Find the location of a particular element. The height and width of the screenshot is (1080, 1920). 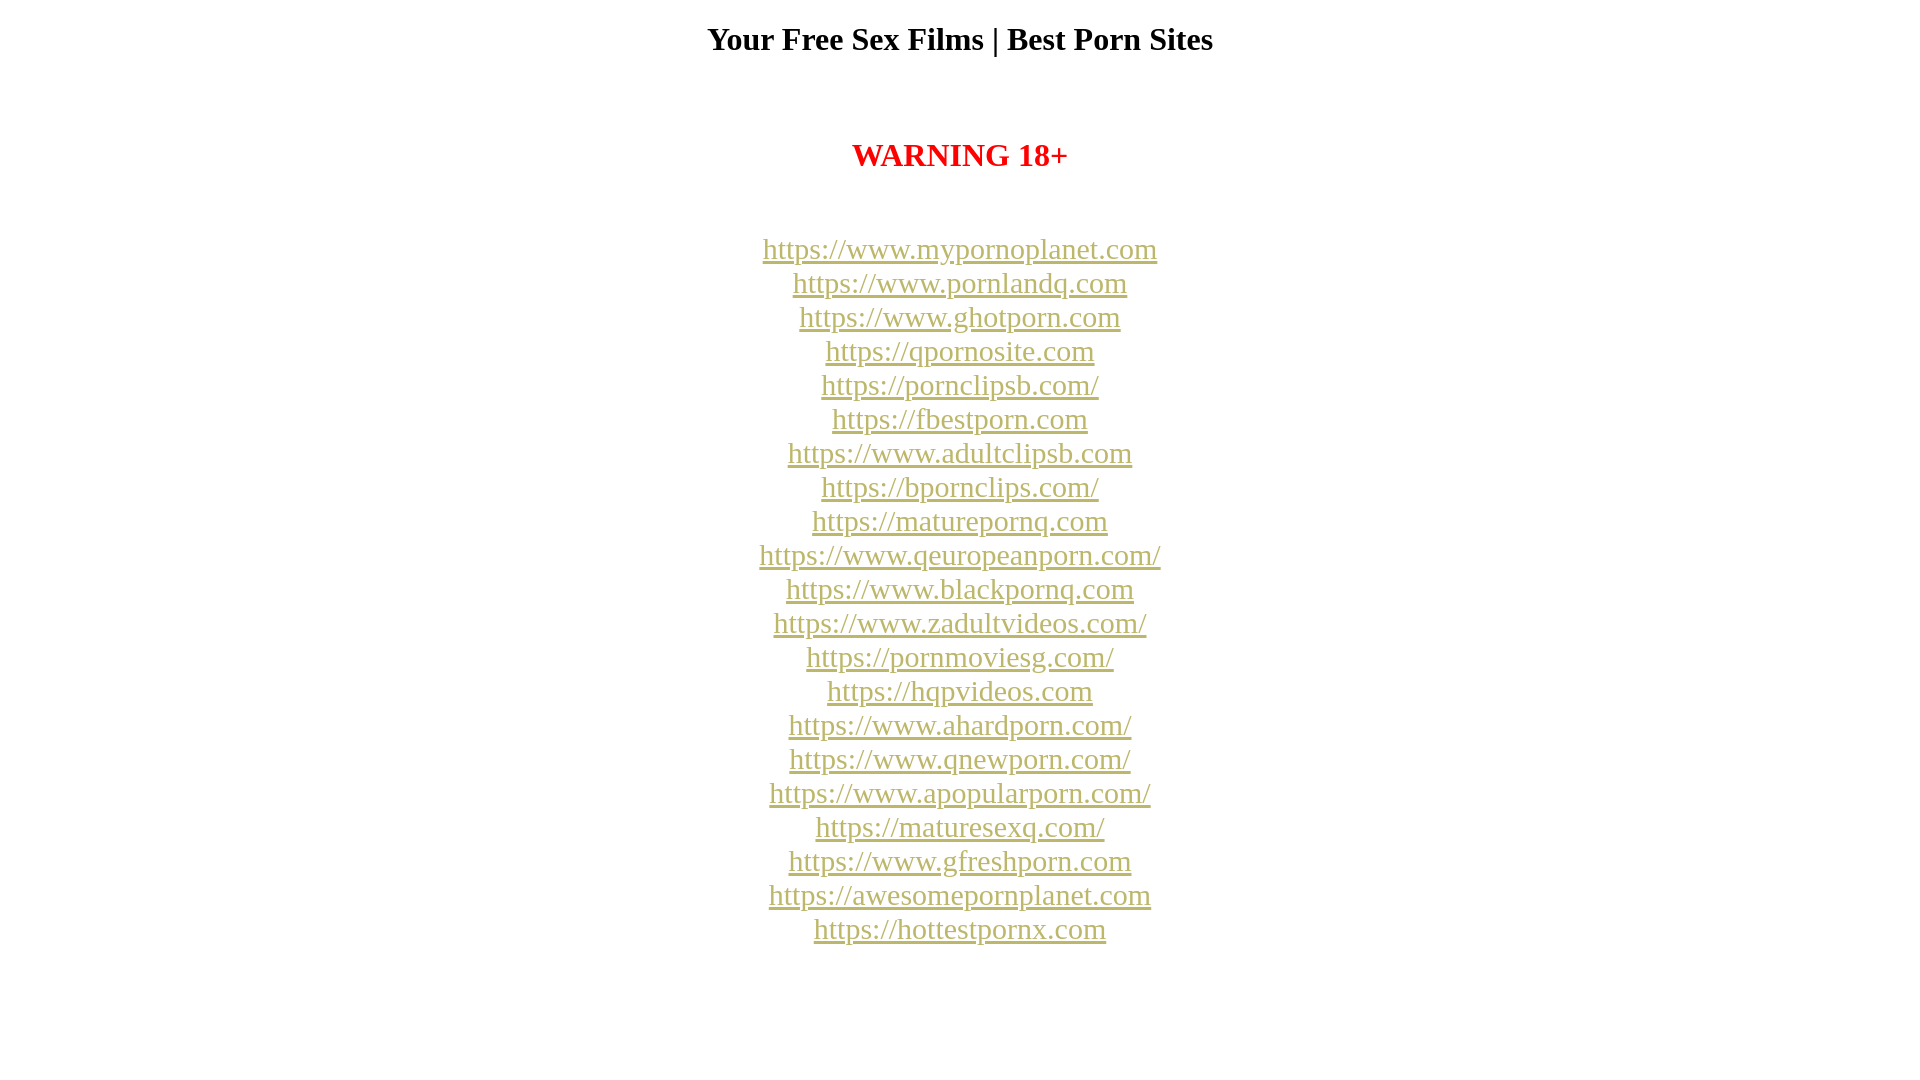

'https://pornclipsb.com/' is located at coordinates (960, 384).